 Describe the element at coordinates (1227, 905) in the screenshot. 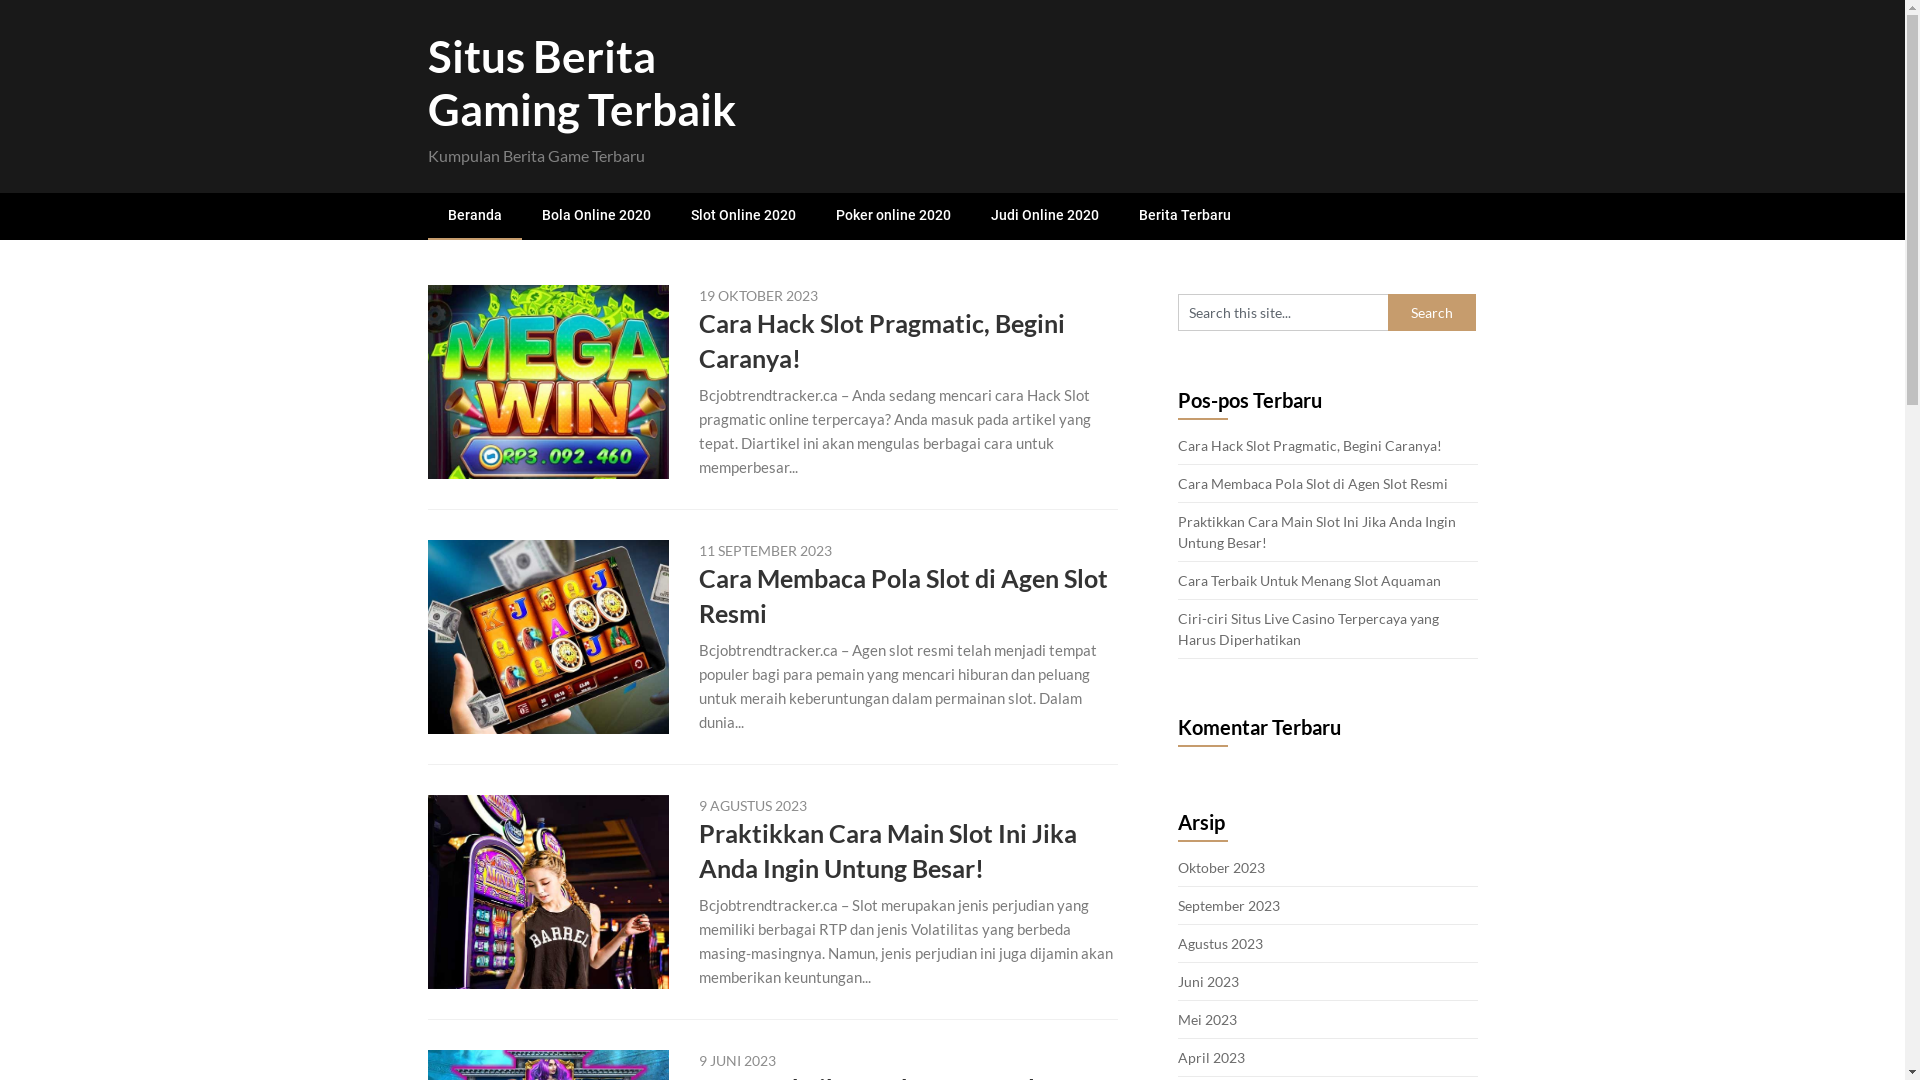

I see `'September 2023'` at that location.